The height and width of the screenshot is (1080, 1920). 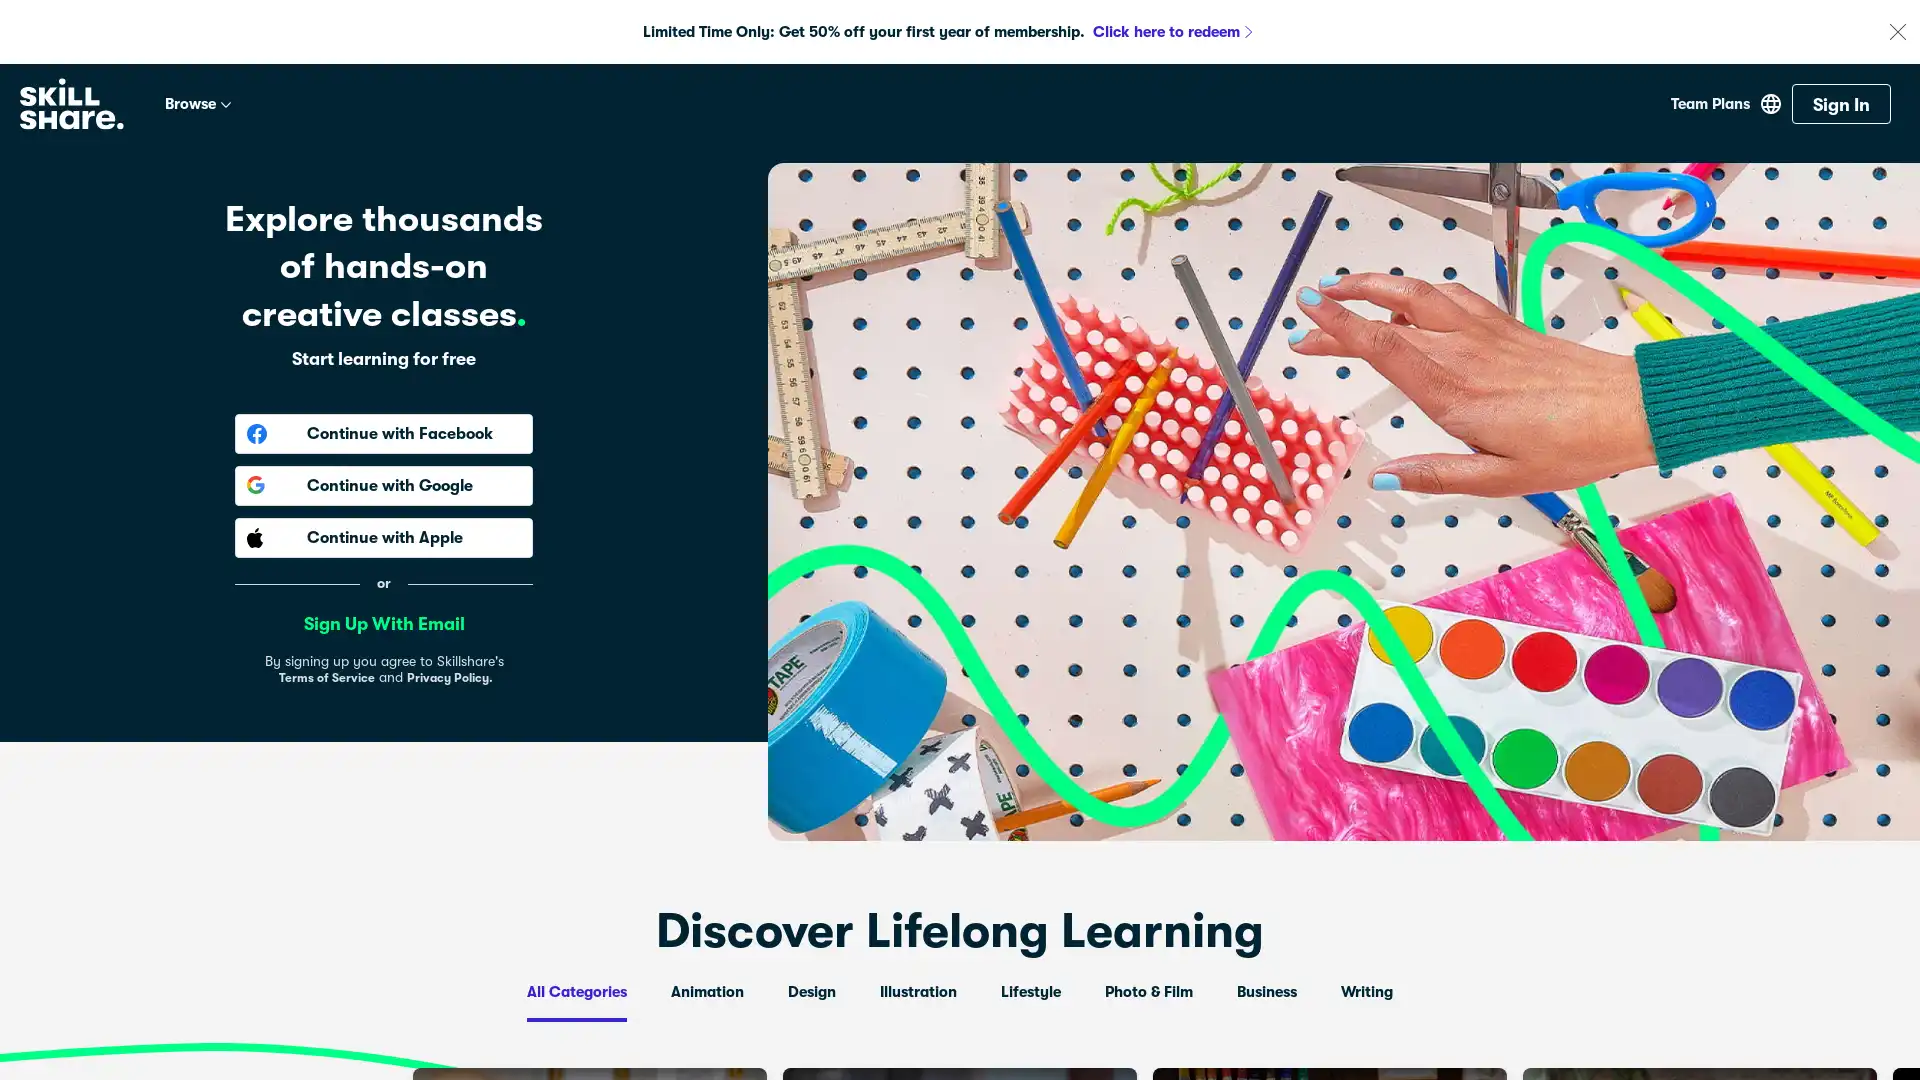 What do you see at coordinates (384, 485) in the screenshot?
I see `Continue with Google` at bounding box center [384, 485].